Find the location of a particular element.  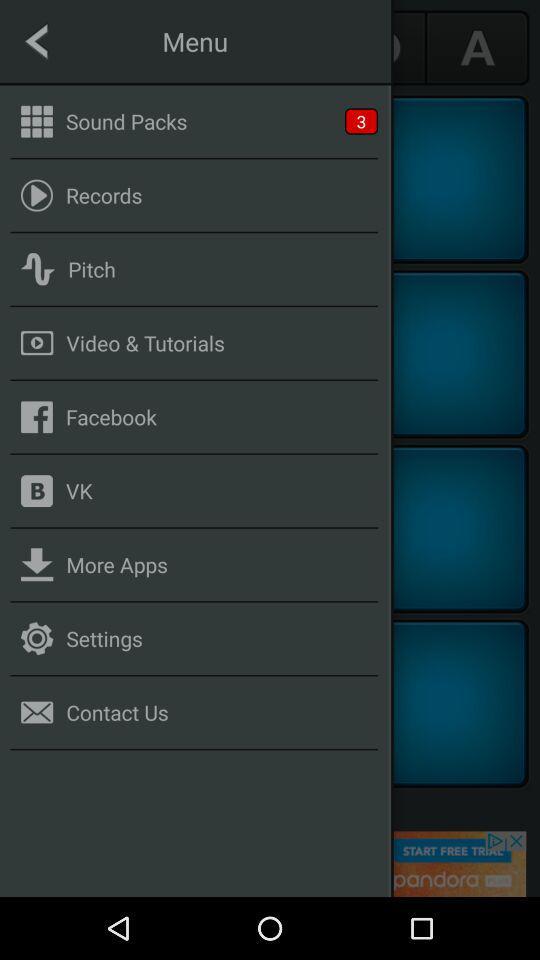

the font icon is located at coordinates (476, 47).